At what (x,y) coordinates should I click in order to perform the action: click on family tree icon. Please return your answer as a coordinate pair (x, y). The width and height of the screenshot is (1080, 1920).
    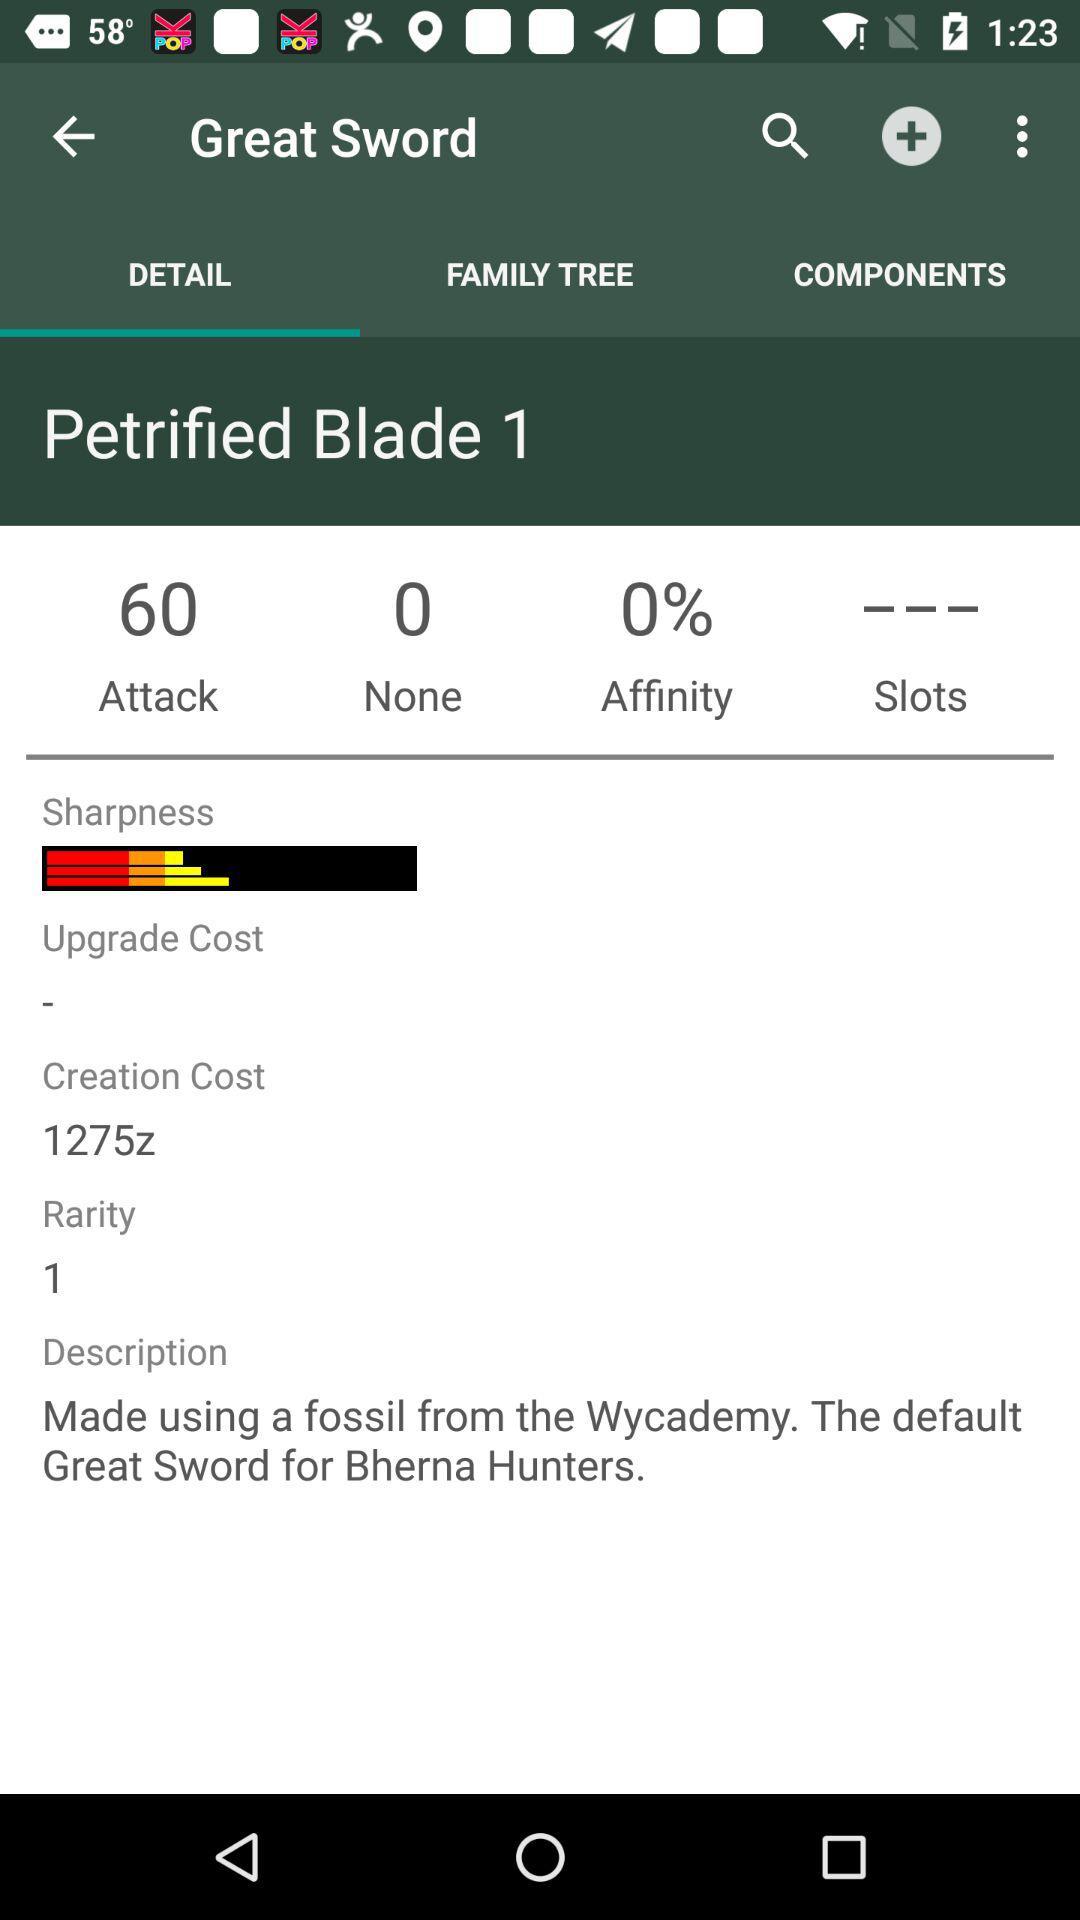
    Looking at the image, I should click on (540, 272).